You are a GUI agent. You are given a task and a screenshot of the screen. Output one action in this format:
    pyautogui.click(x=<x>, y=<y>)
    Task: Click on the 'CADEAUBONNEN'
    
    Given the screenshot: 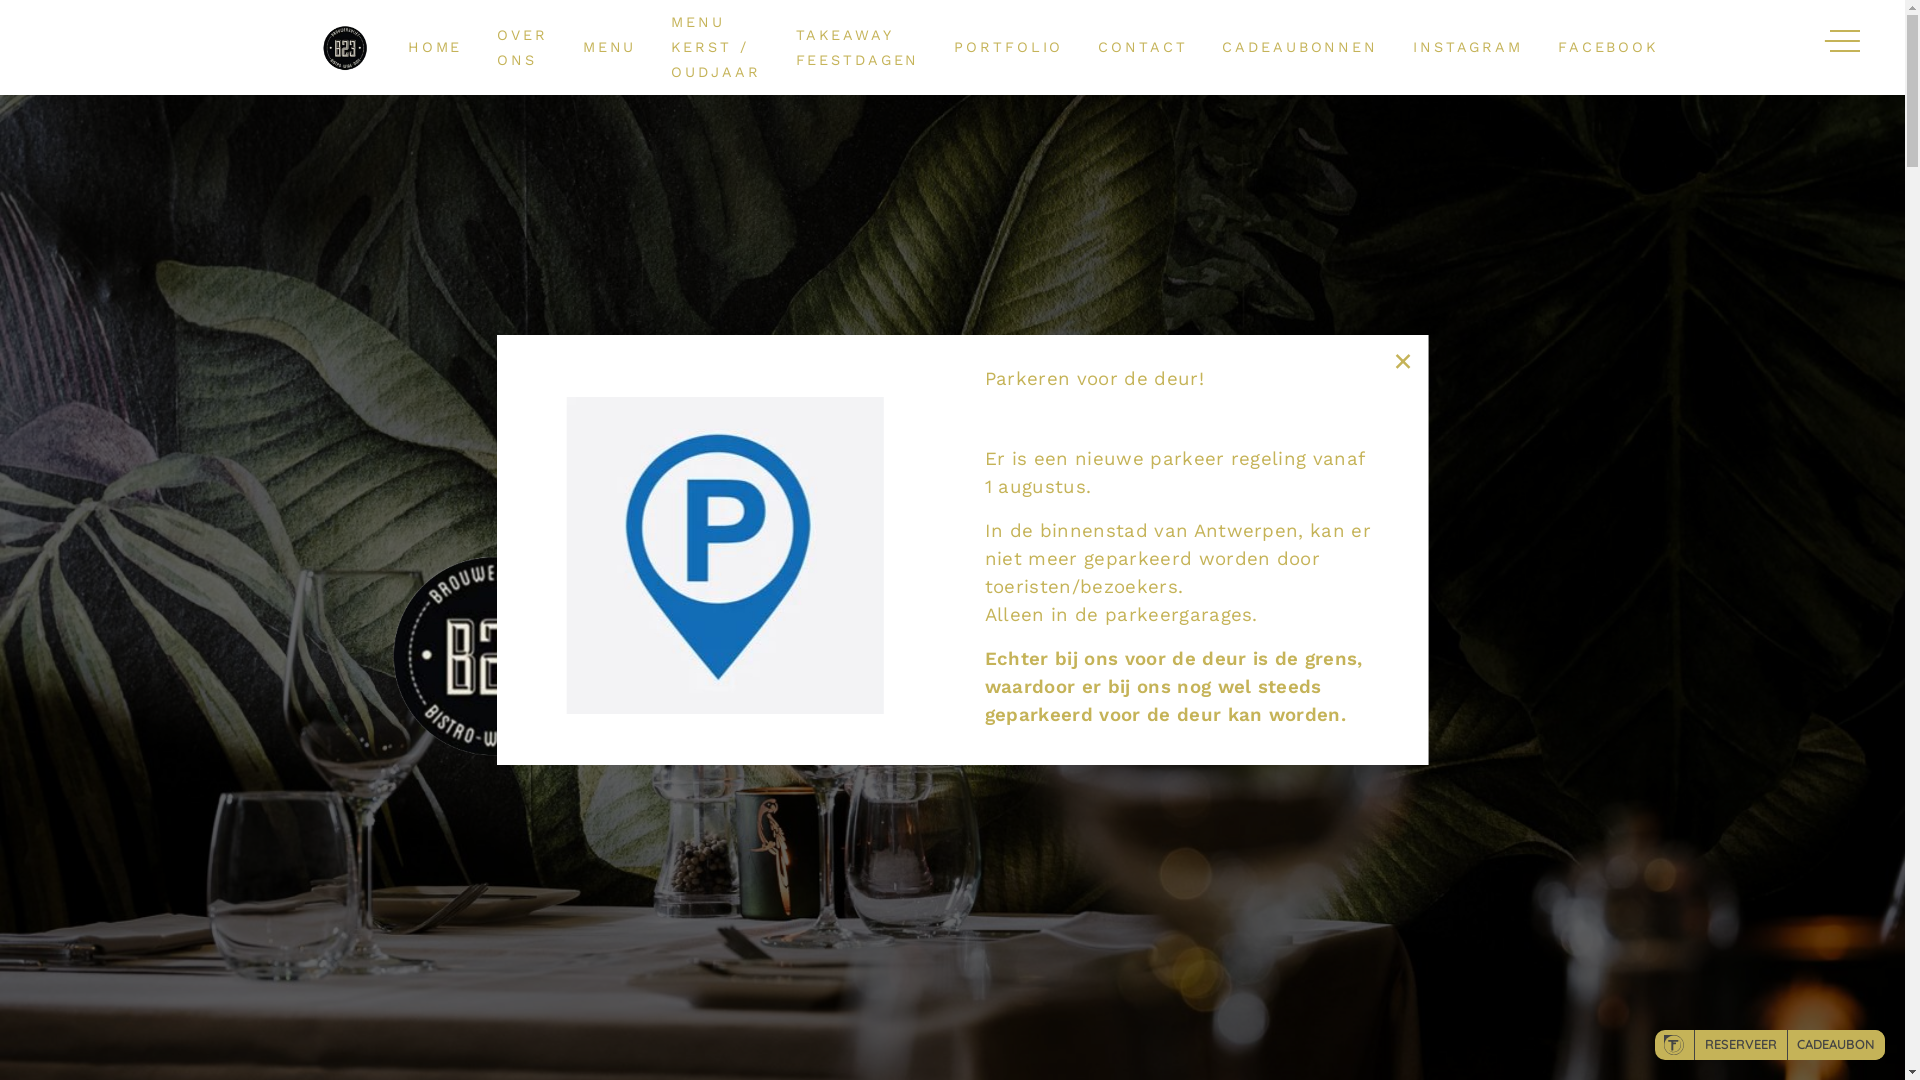 What is the action you would take?
    pyautogui.click(x=1300, y=46)
    